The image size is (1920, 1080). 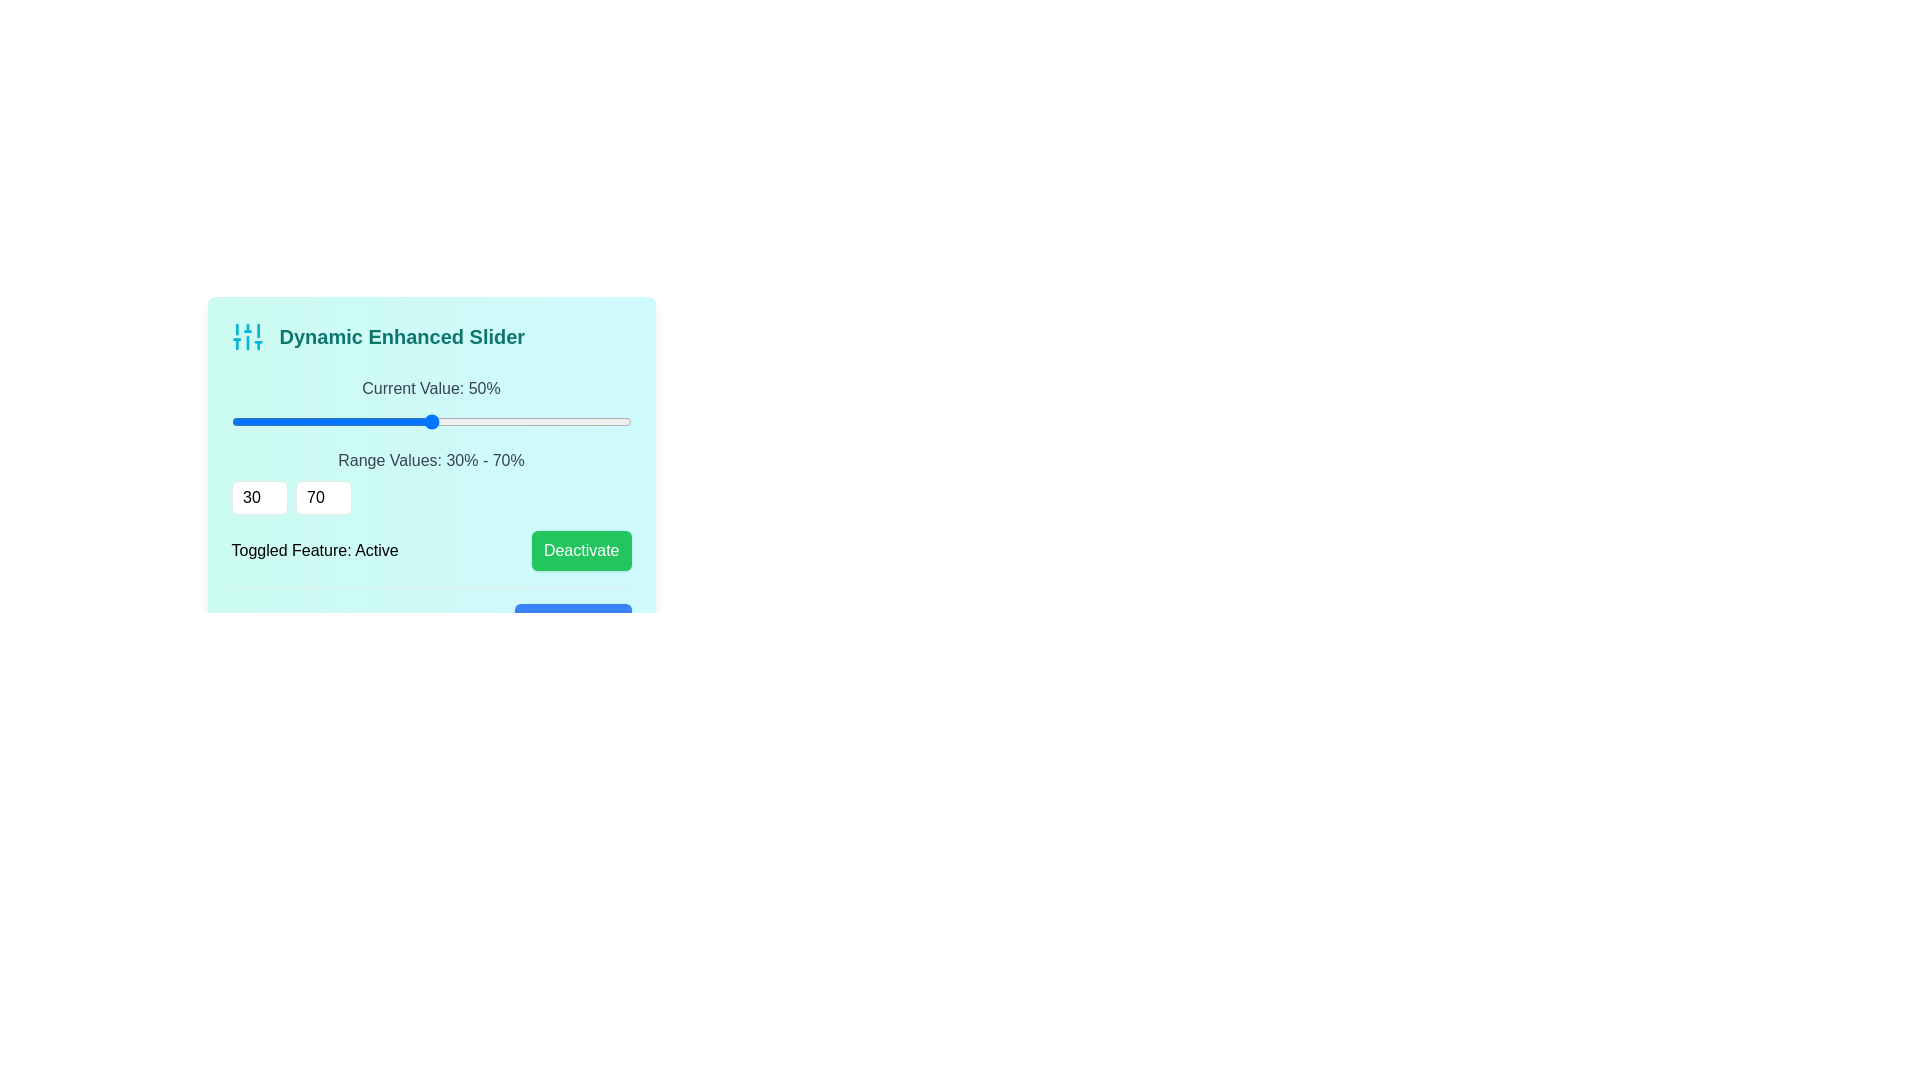 What do you see at coordinates (231, 420) in the screenshot?
I see `the slider` at bounding box center [231, 420].